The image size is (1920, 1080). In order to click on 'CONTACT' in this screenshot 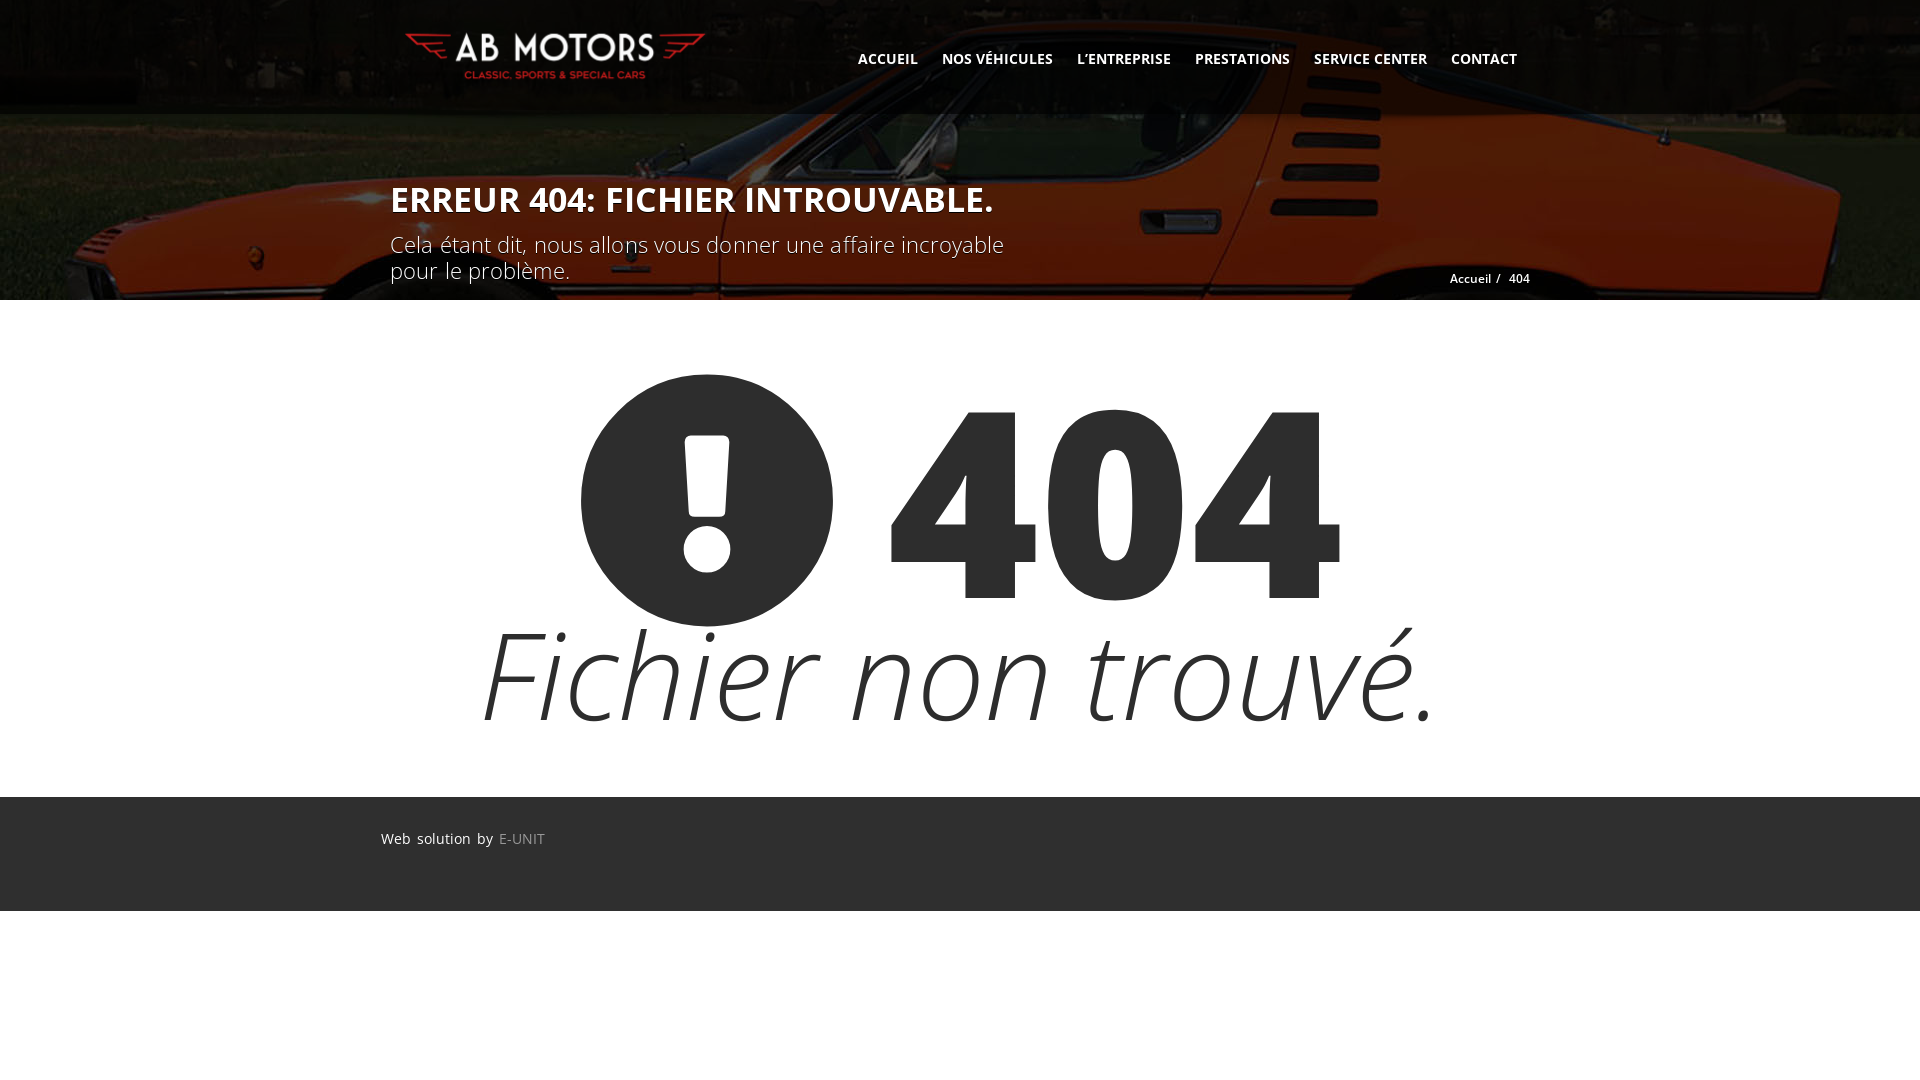, I will do `click(1483, 56)`.